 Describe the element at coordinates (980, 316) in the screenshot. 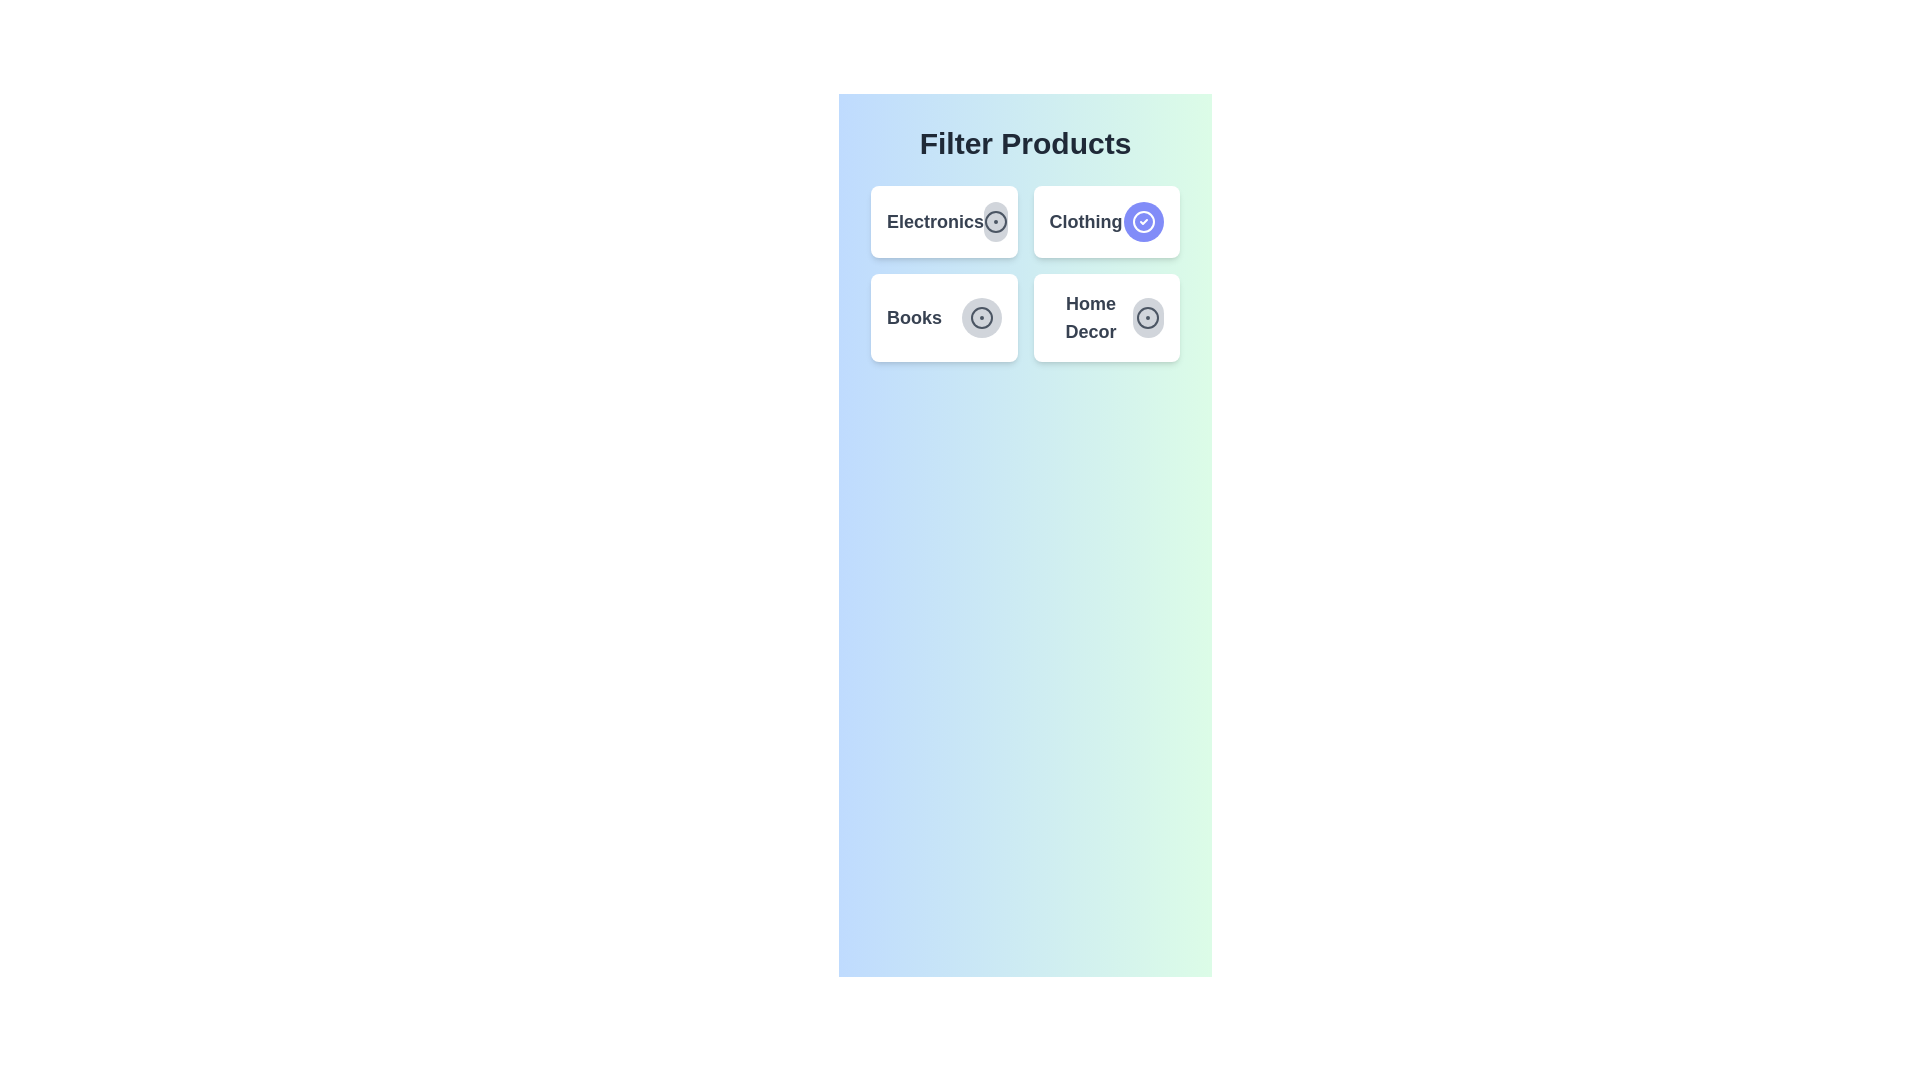

I see `the category Books` at that location.